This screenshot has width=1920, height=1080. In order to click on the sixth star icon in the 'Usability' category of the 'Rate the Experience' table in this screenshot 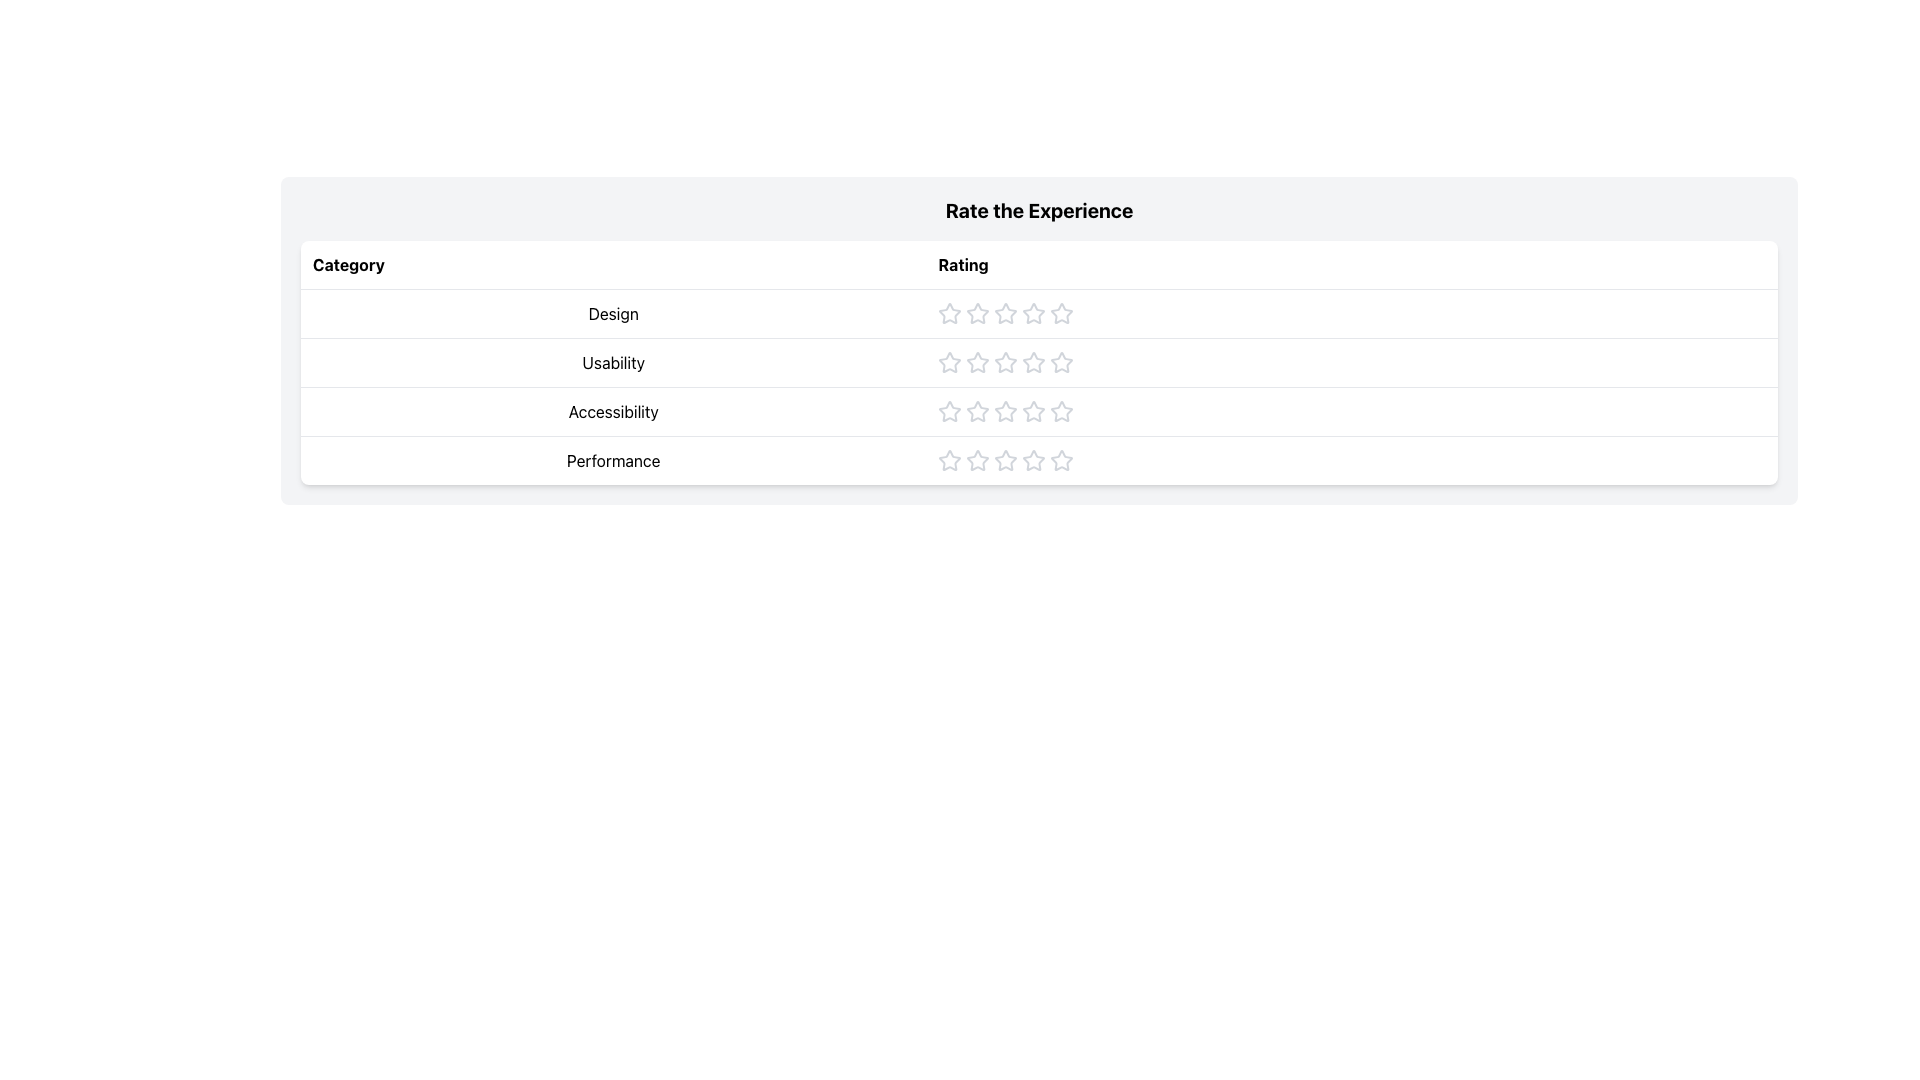, I will do `click(1034, 362)`.